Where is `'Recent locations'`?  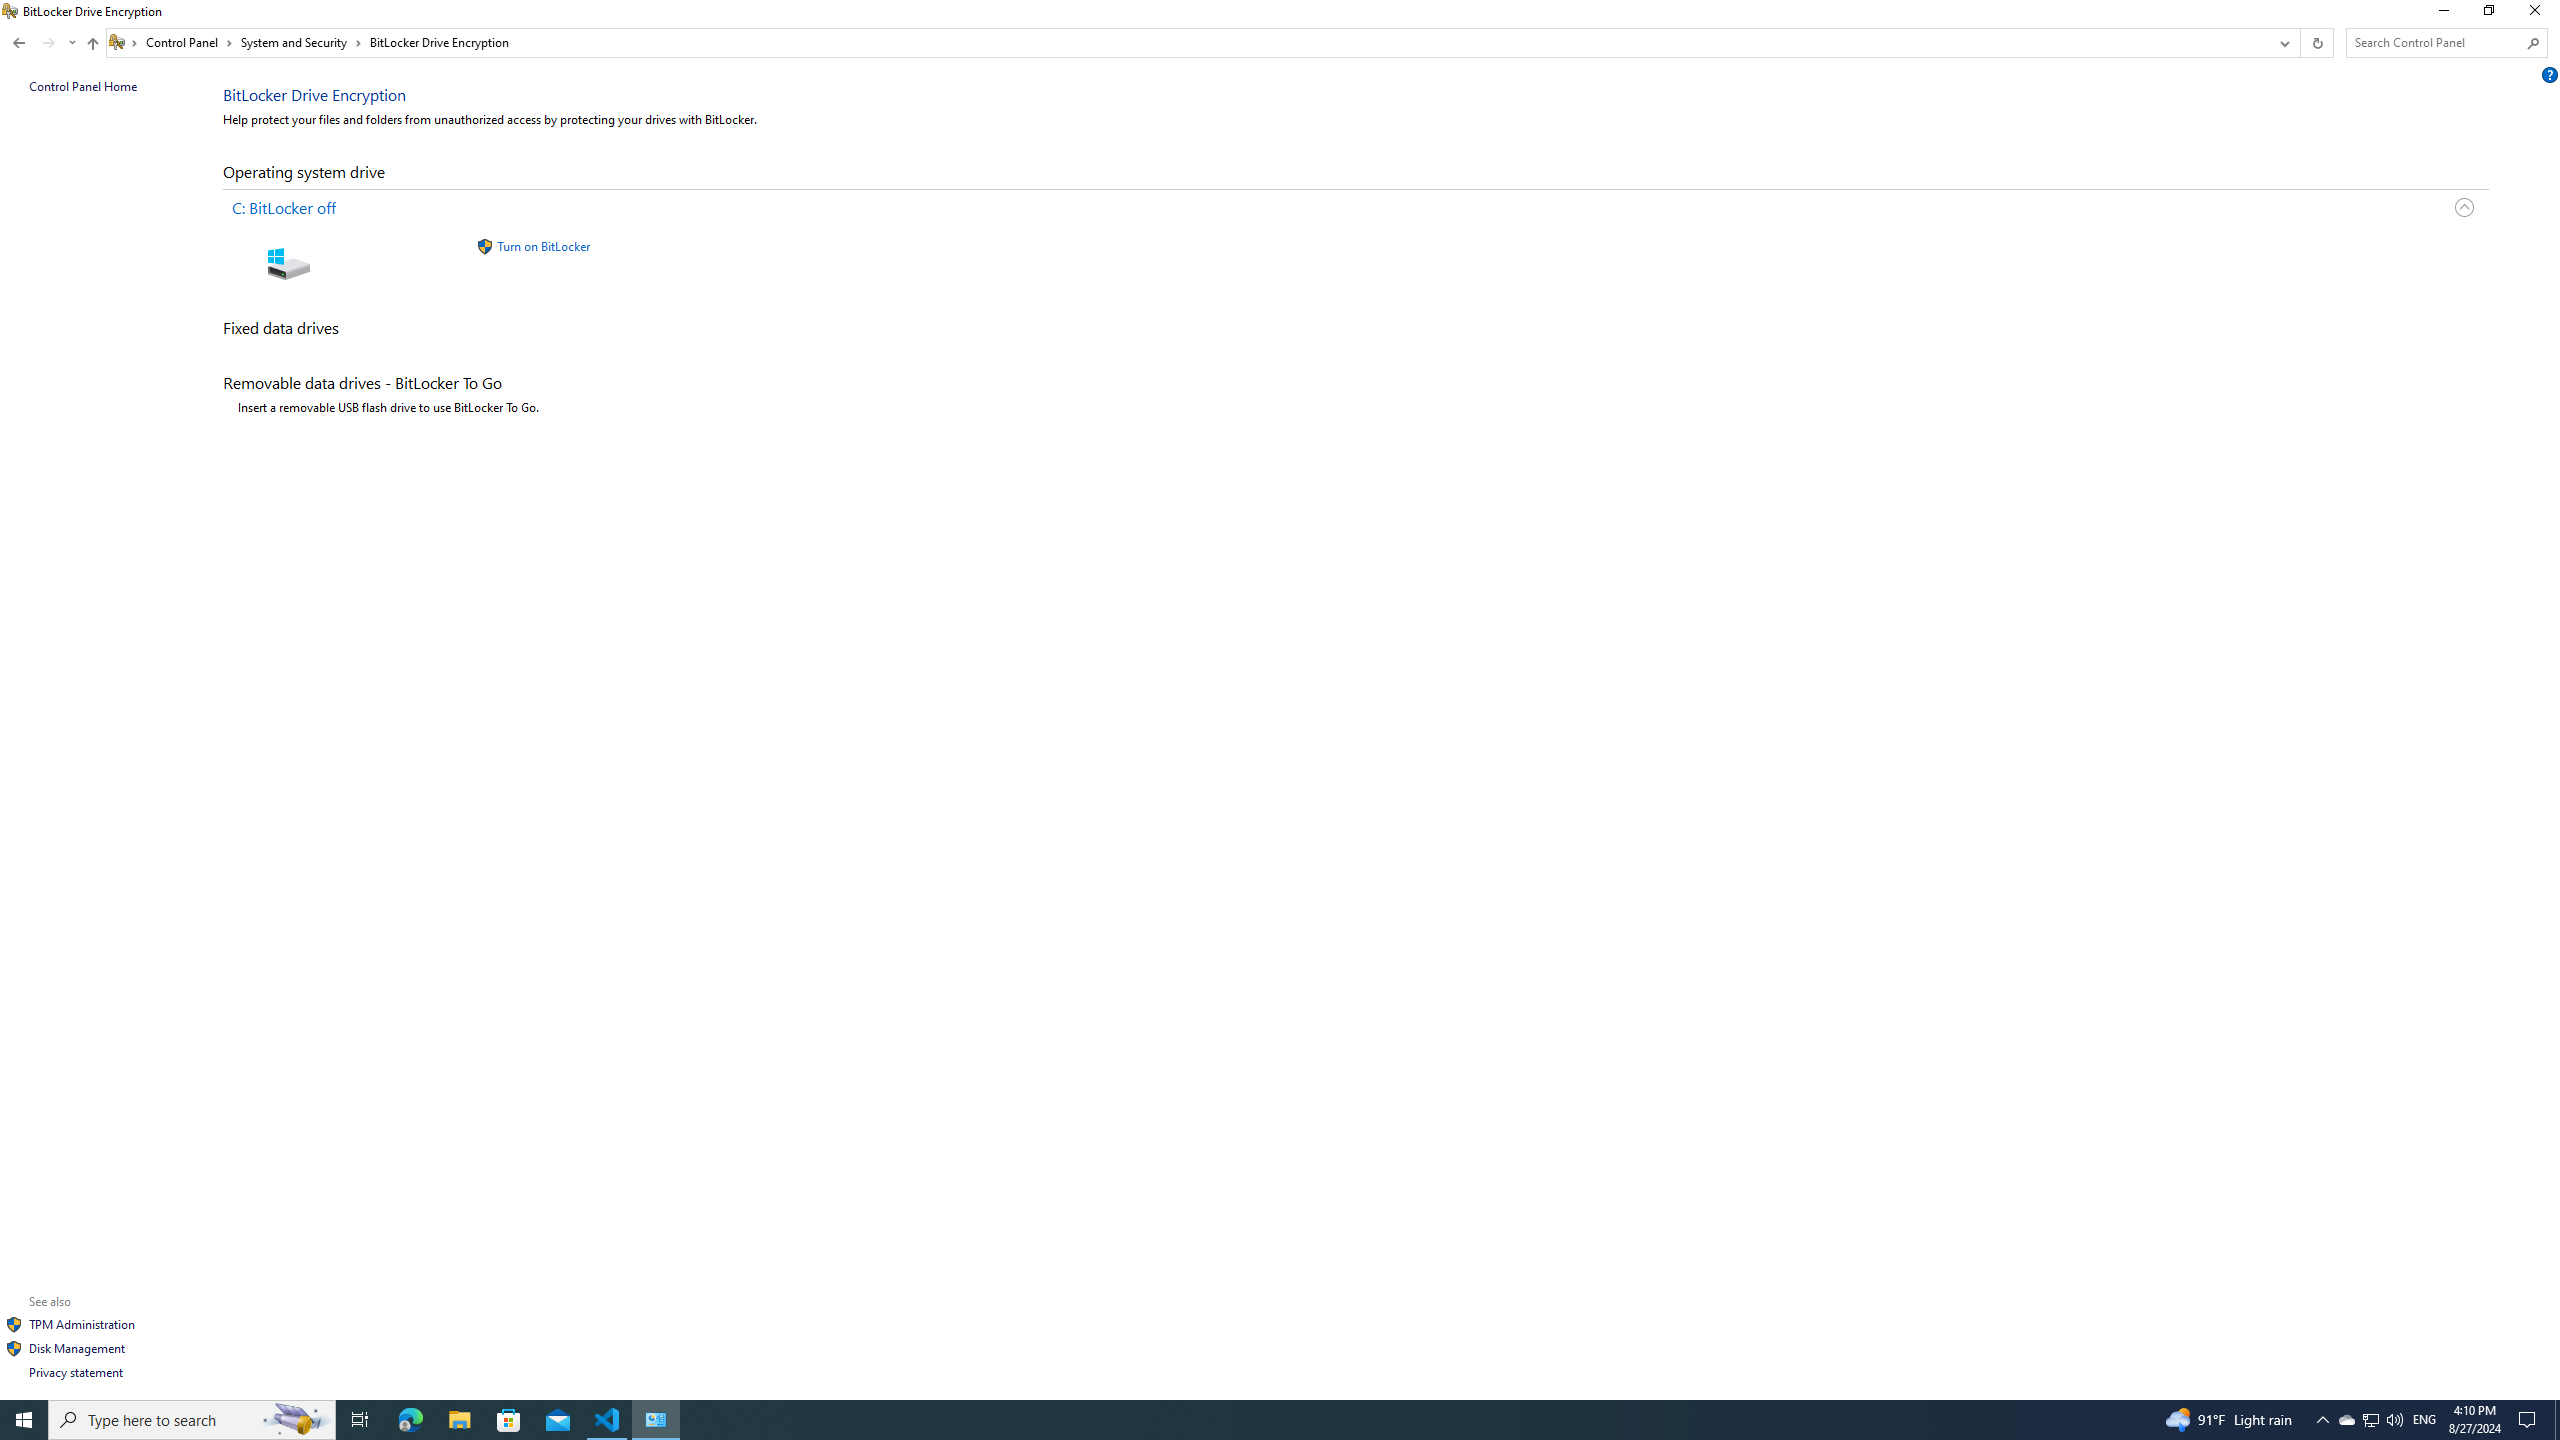
'Recent locations' is located at coordinates (70, 42).